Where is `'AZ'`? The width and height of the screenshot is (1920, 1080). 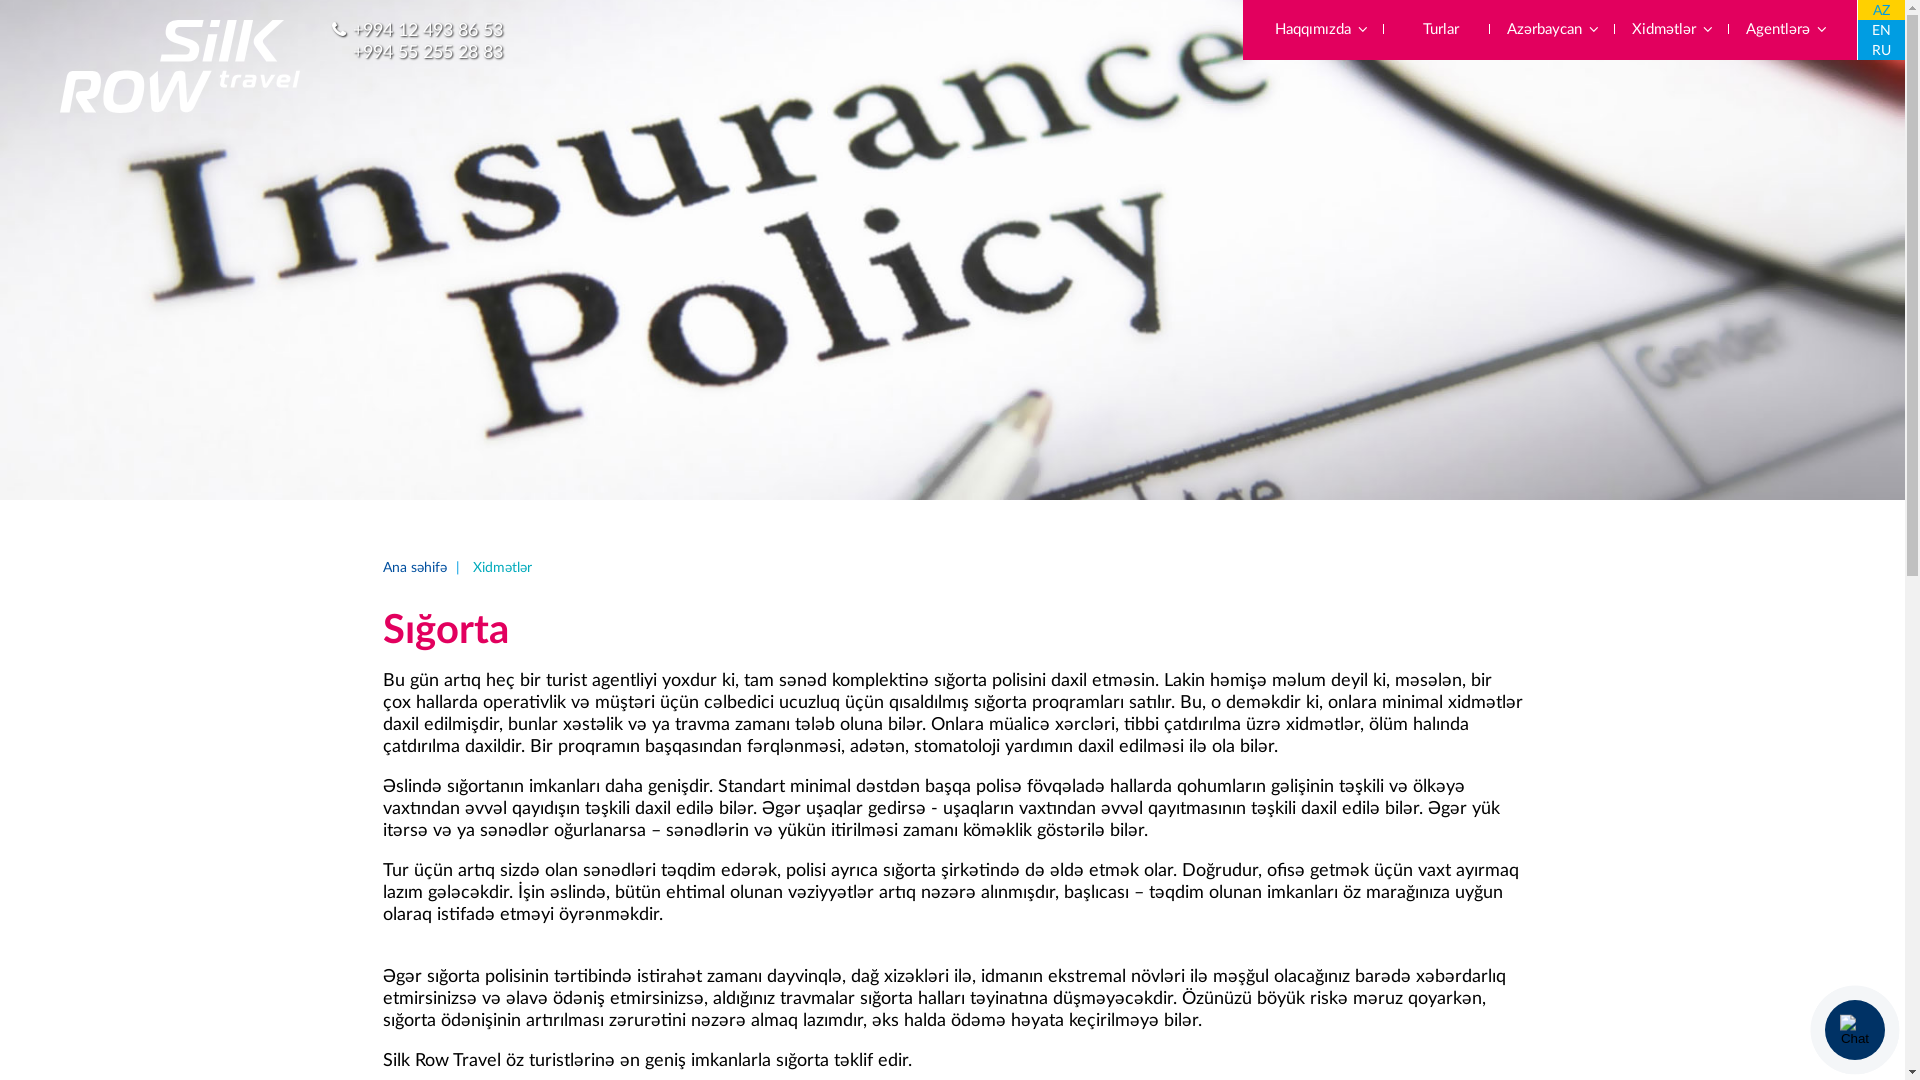
'AZ' is located at coordinates (1880, 10).